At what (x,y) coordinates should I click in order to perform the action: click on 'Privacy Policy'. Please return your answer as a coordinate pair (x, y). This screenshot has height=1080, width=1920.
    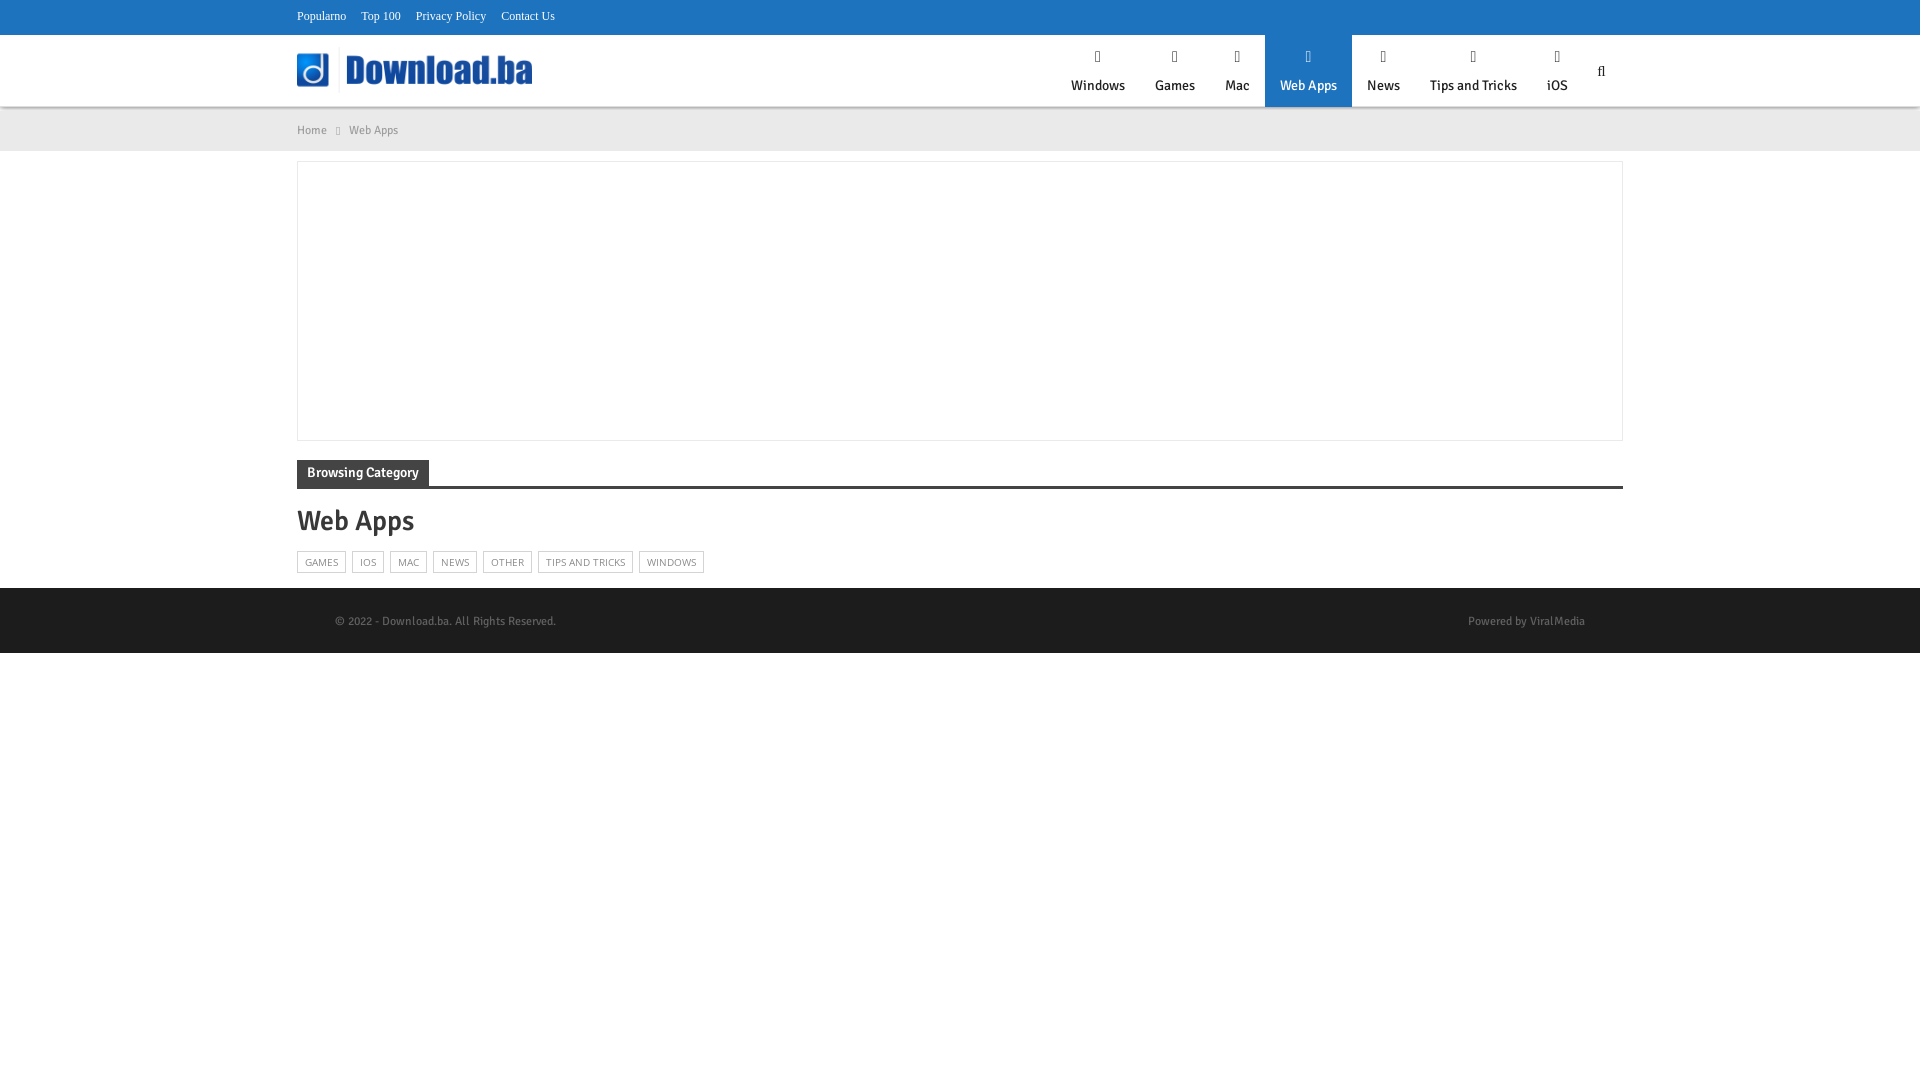
    Looking at the image, I should click on (450, 15).